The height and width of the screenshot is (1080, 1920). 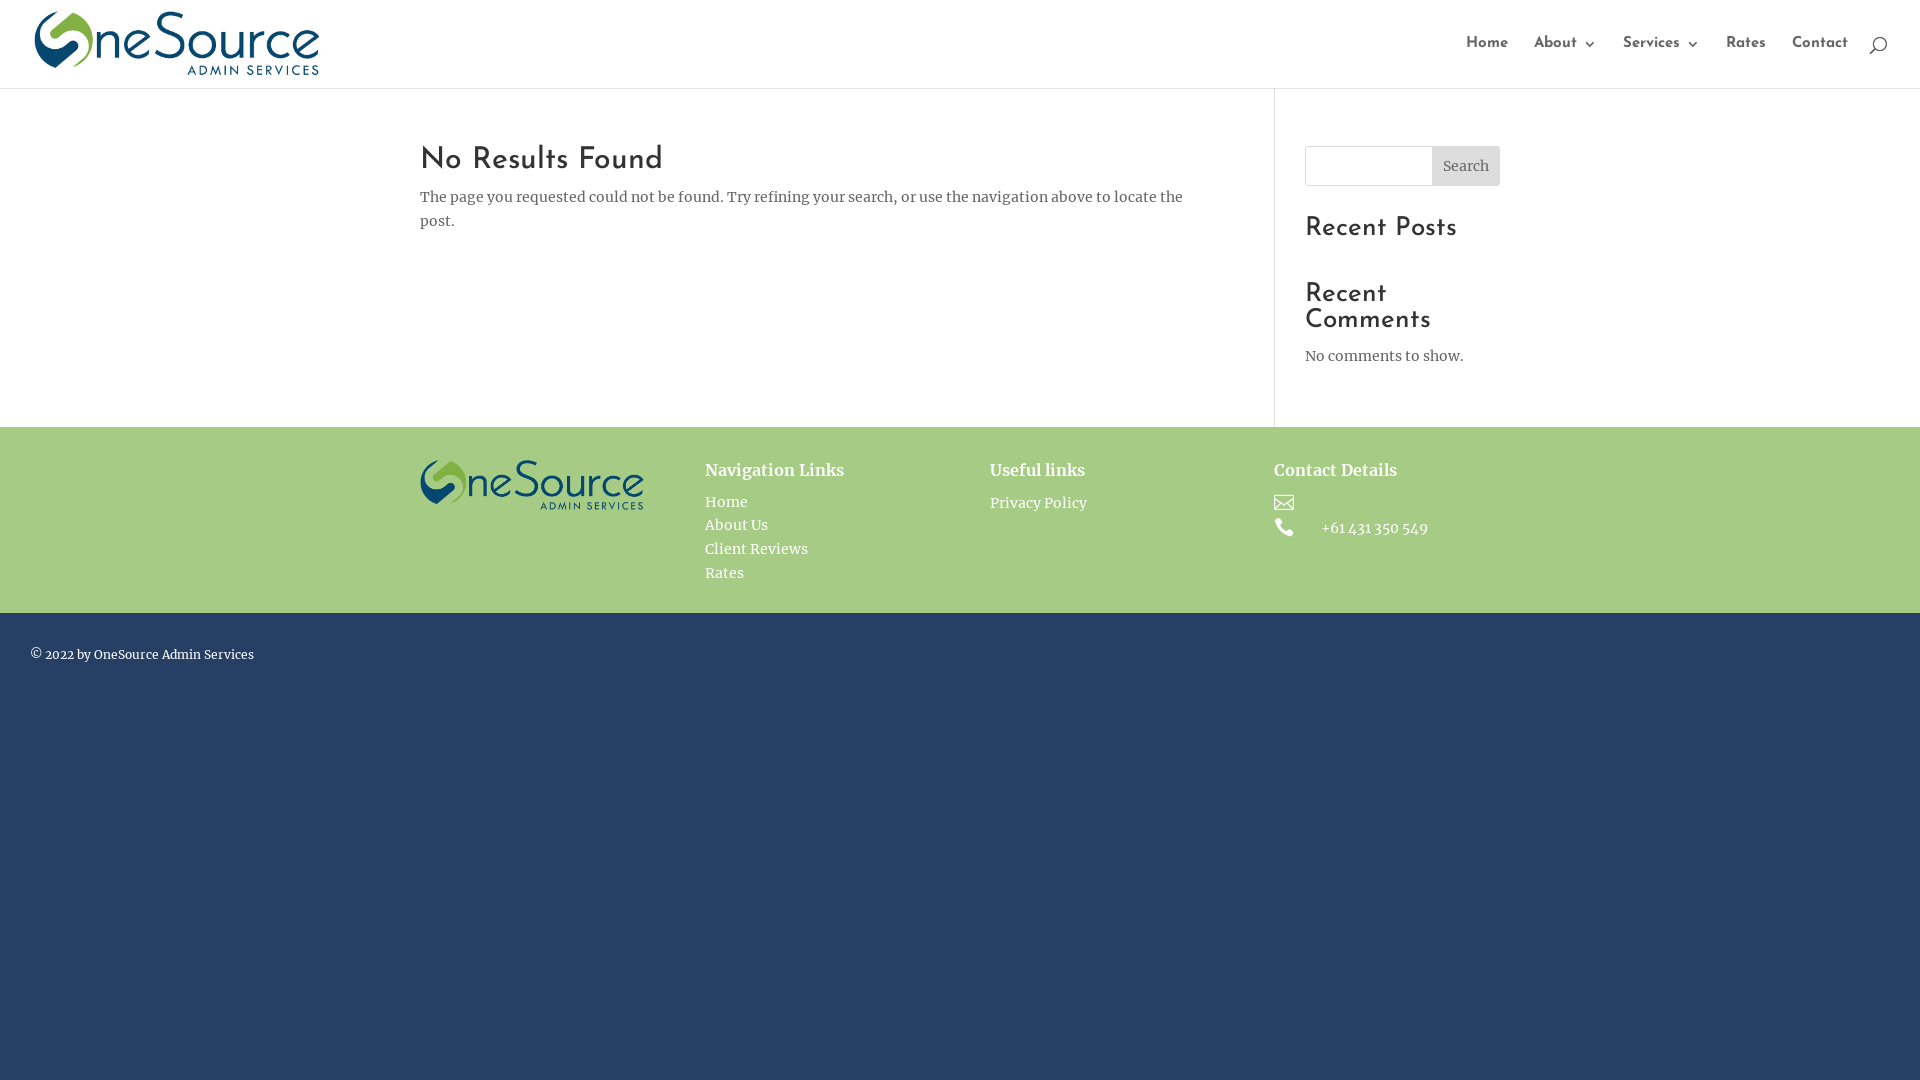 What do you see at coordinates (419, 485) in the screenshot?
I see `'OneSource_Colour_Medium'` at bounding box center [419, 485].